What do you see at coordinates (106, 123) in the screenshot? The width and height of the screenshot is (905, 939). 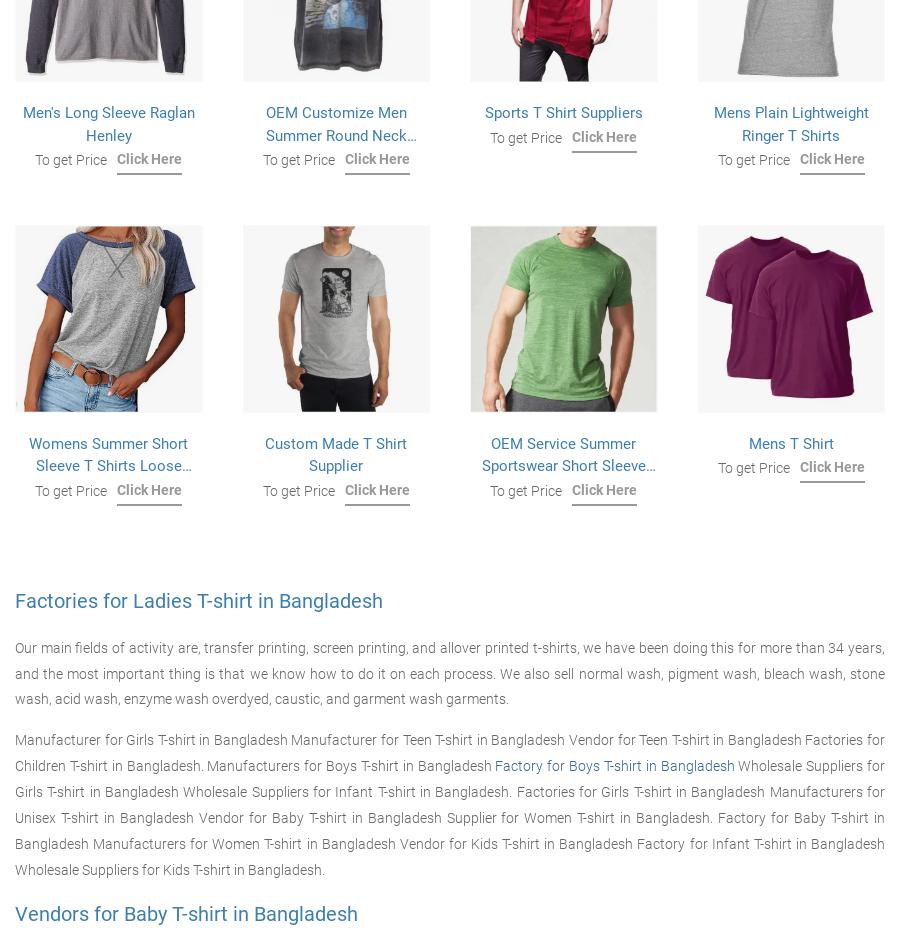 I see `'Men's Long Sleeve Raglan Henley'` at bounding box center [106, 123].